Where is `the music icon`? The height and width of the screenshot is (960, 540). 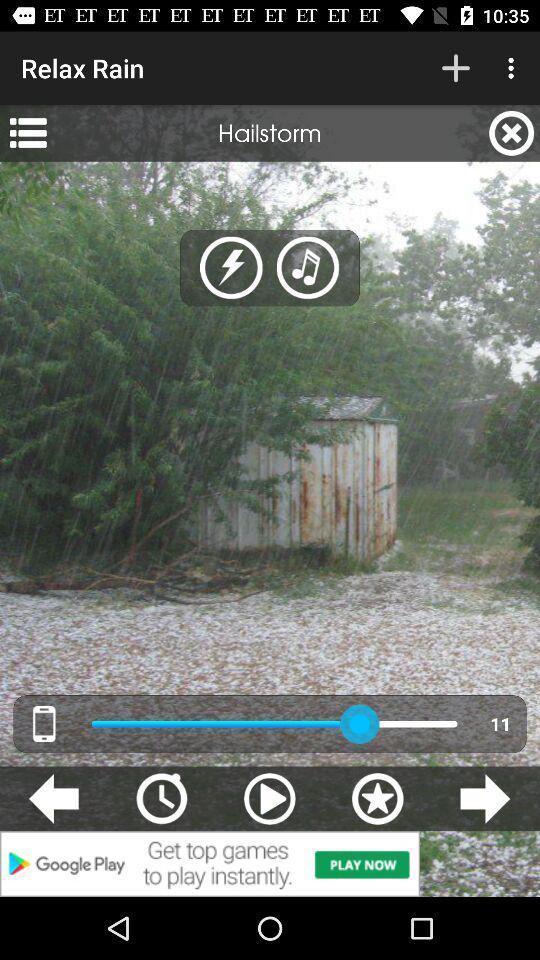
the music icon is located at coordinates (308, 267).